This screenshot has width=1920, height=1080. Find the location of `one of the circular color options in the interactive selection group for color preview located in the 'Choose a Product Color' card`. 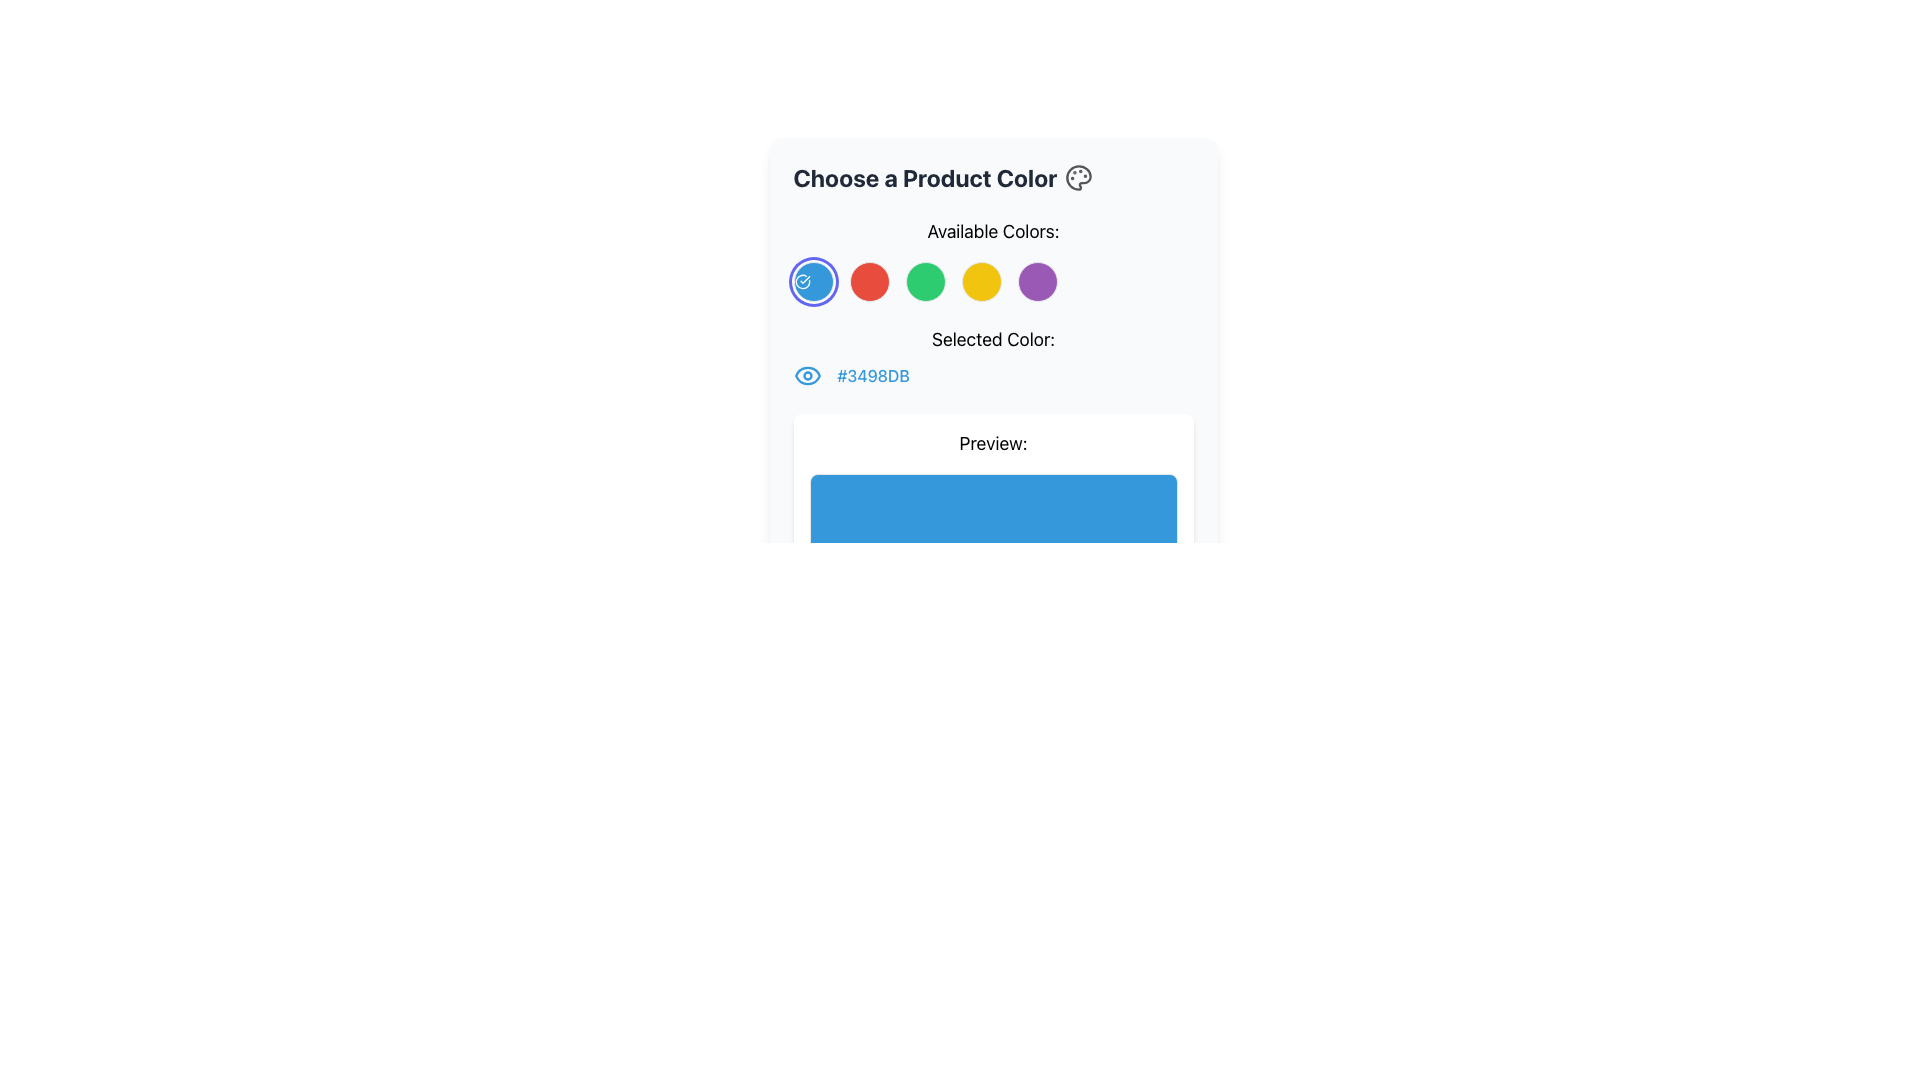

one of the circular color options in the interactive selection group for color preview located in the 'Choose a Product Color' card is located at coordinates (993, 258).